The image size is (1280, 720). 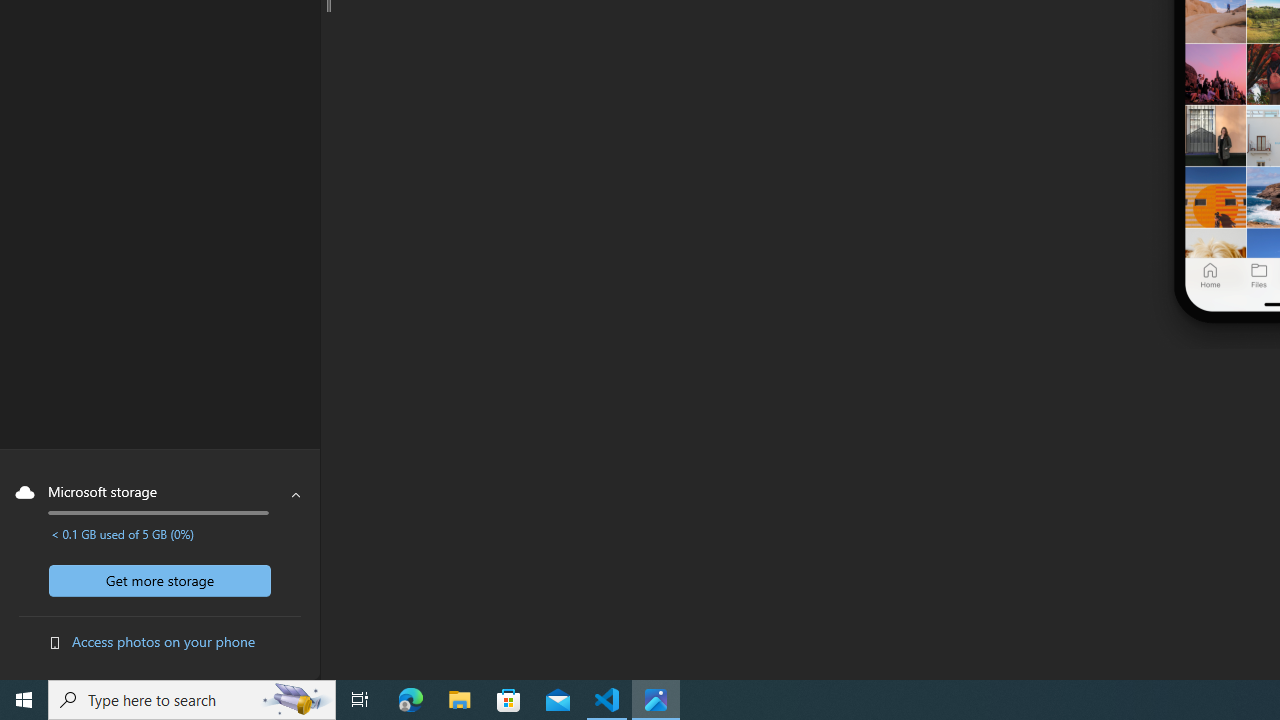 I want to click on 'Visual Studio Code - 1 running window', so click(x=606, y=698).